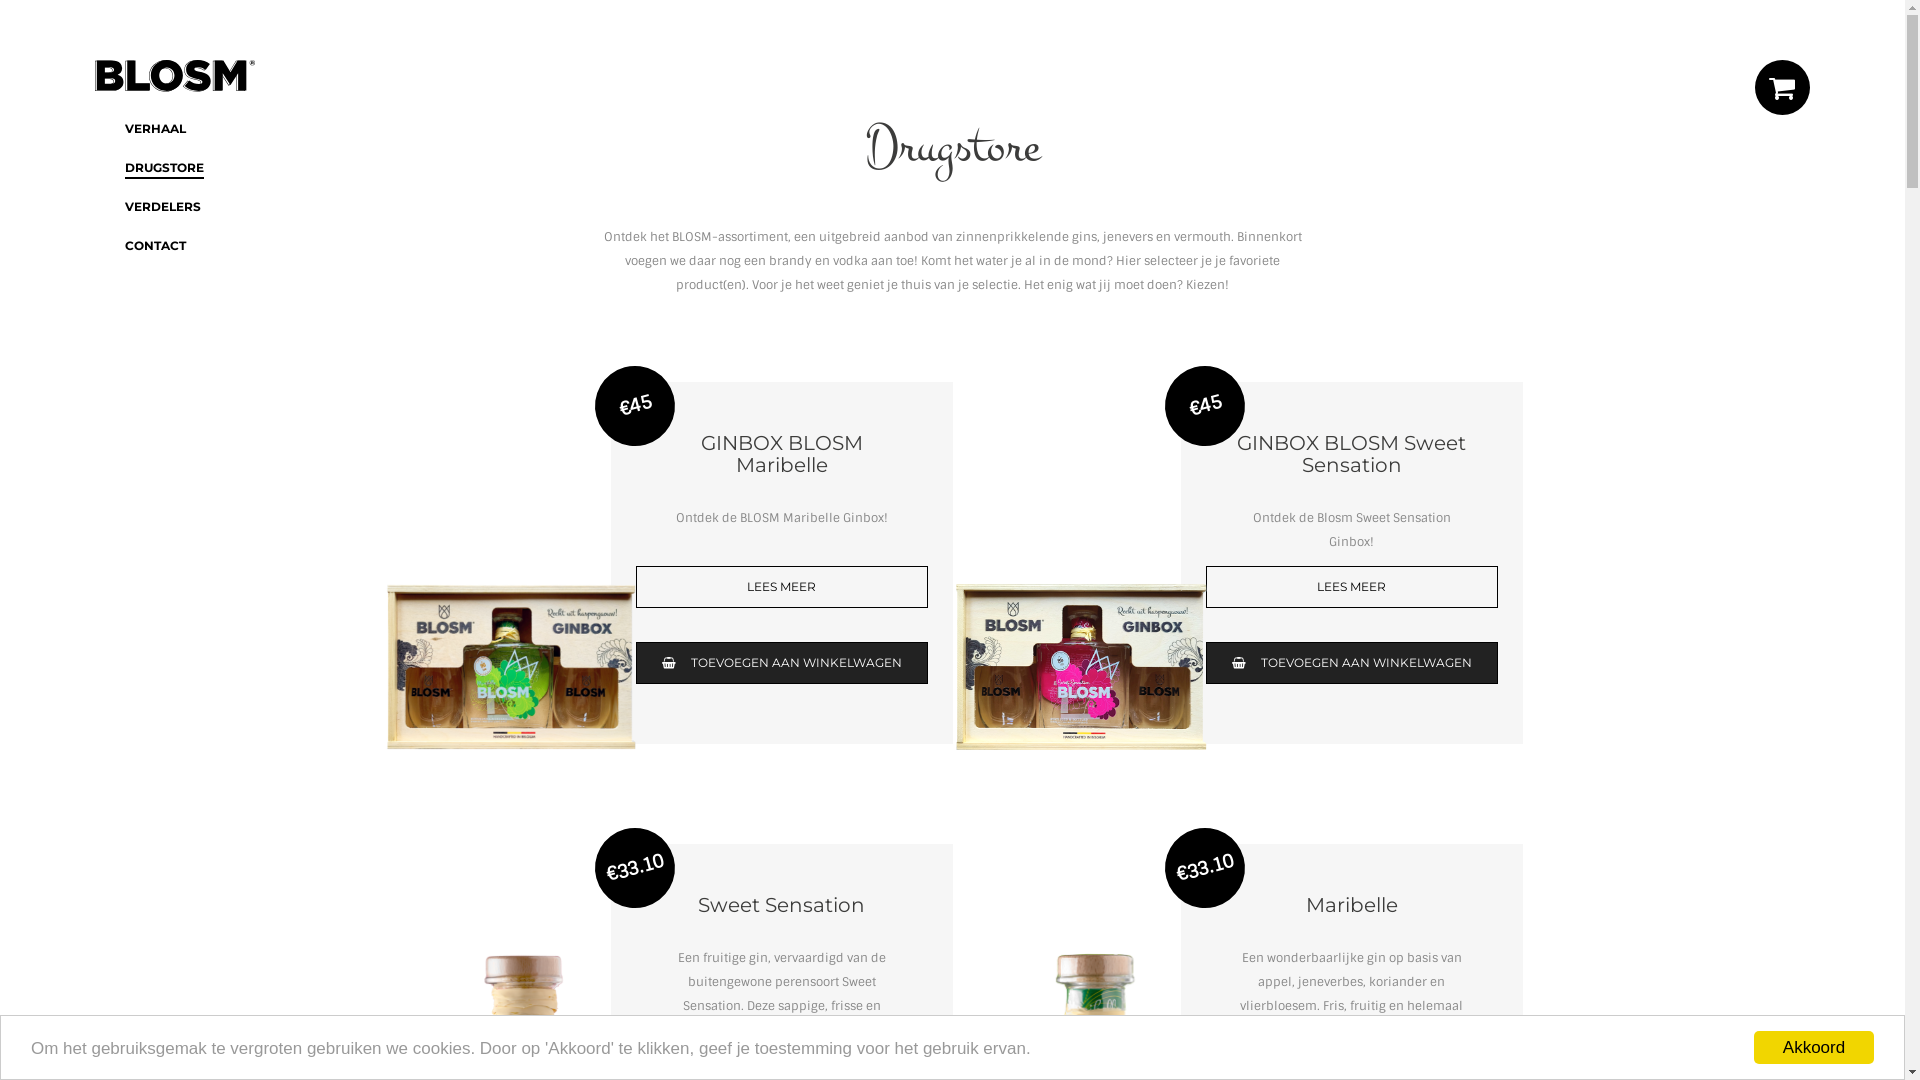 The width and height of the screenshot is (1920, 1080). I want to click on 'Akkoord', so click(1752, 1046).